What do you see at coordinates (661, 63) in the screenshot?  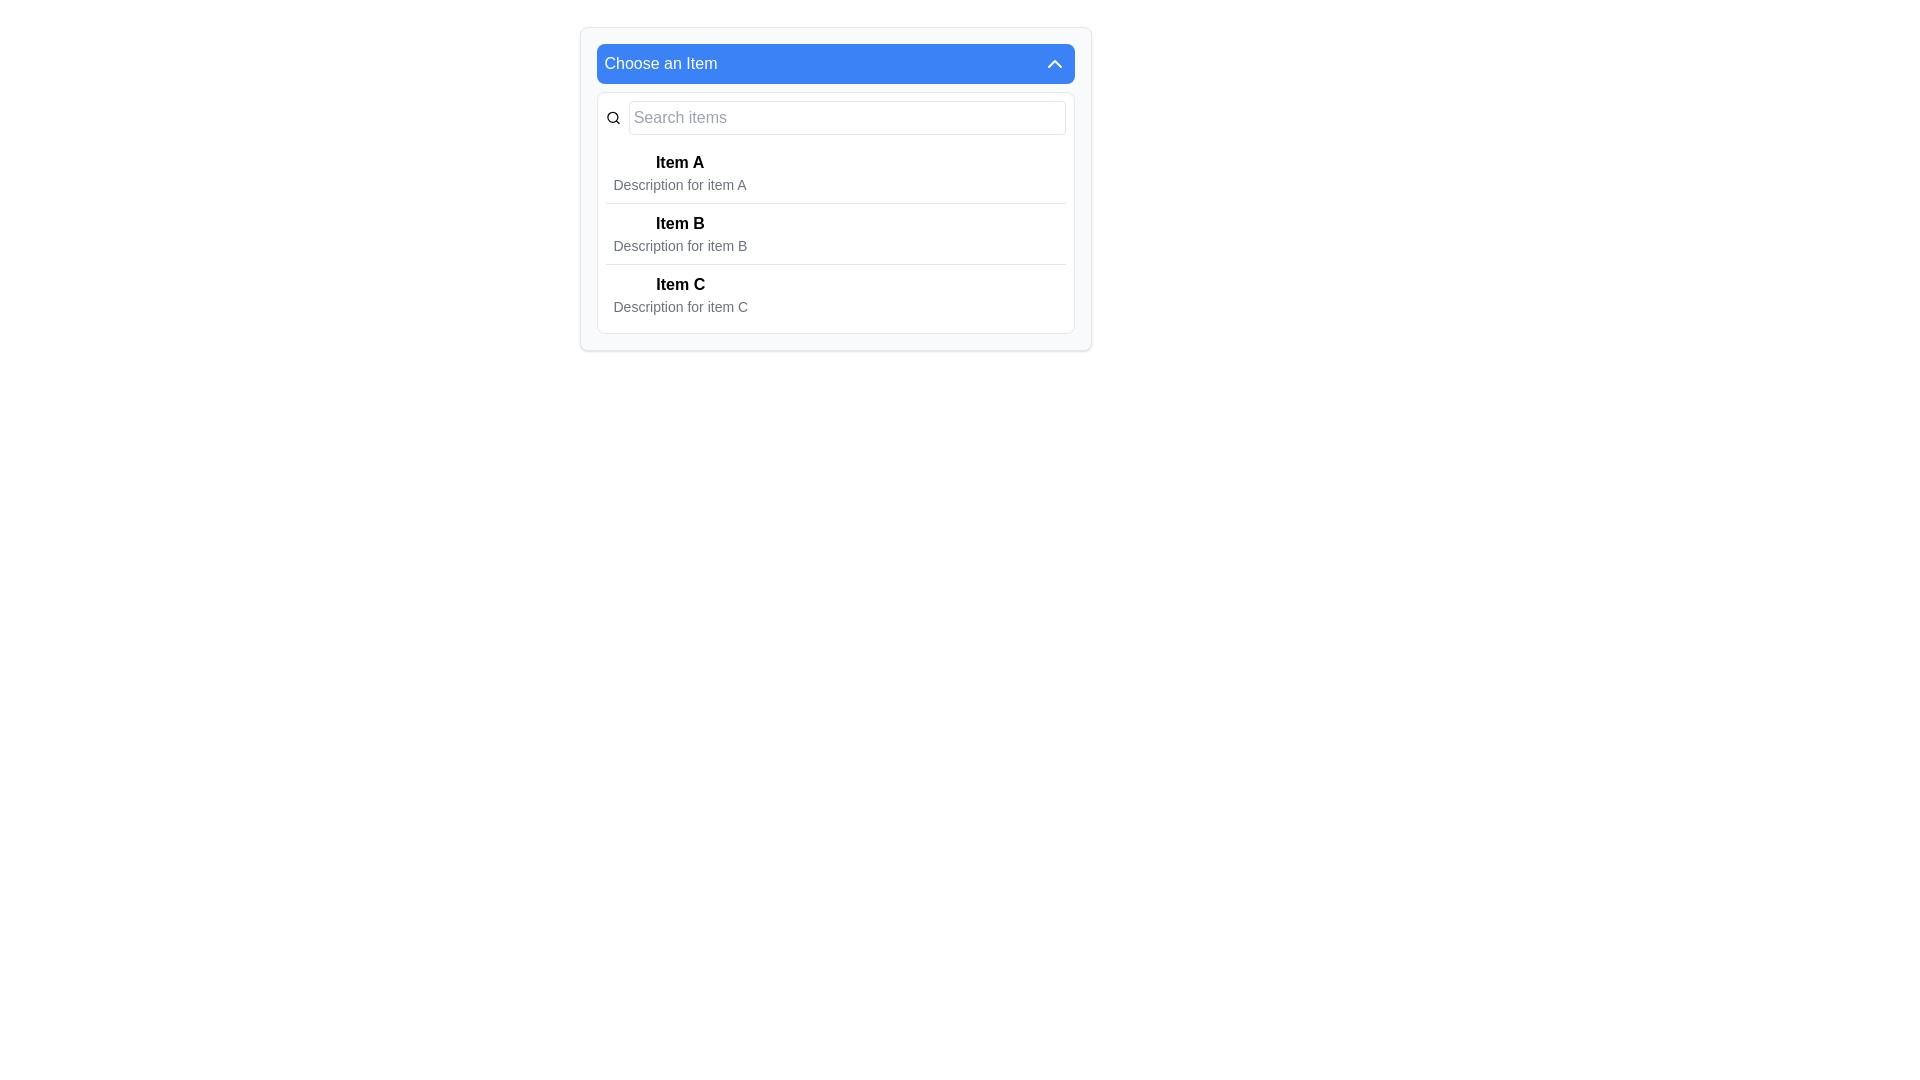 I see `the static text label reading 'Choose an Item' displayed in white font against a blue background, positioned at the left side of the blue header bar above the dropdown content` at bounding box center [661, 63].